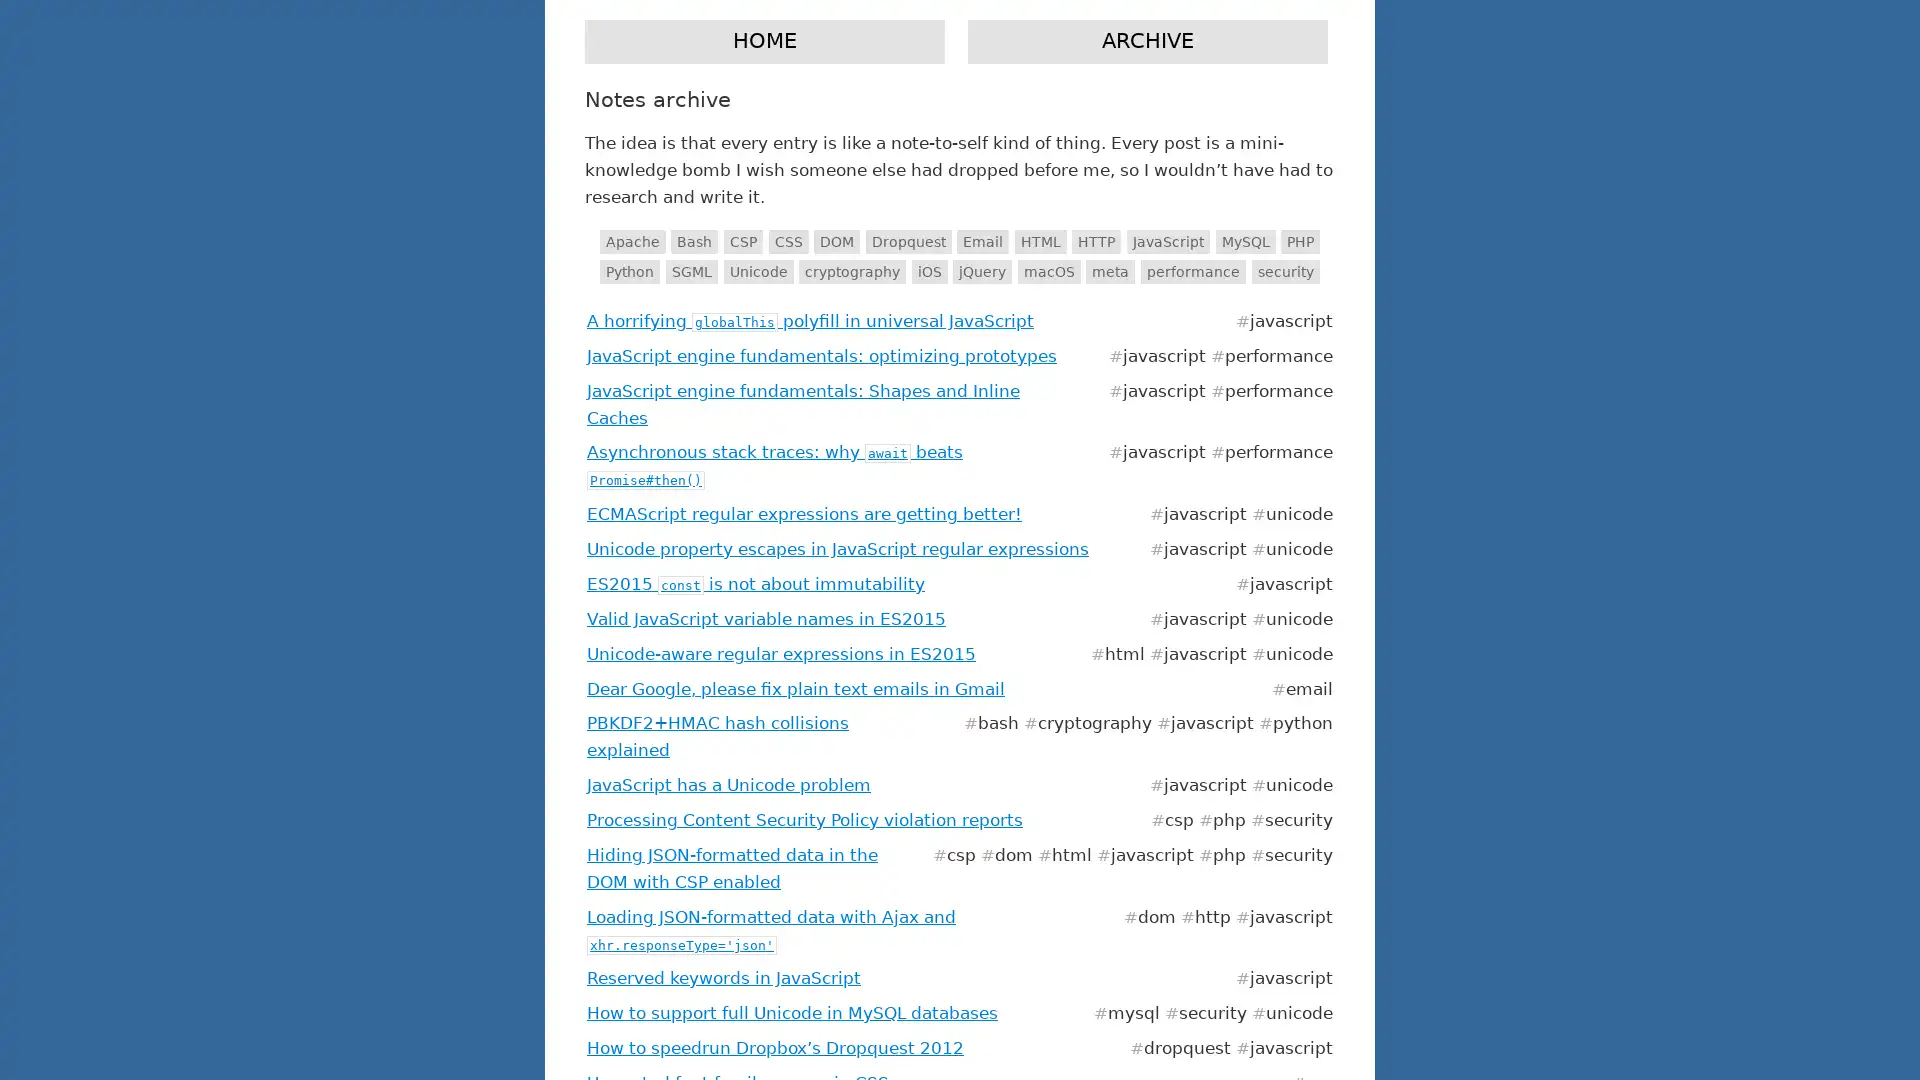 The image size is (1920, 1080). What do you see at coordinates (691, 271) in the screenshot?
I see `SGML` at bounding box center [691, 271].